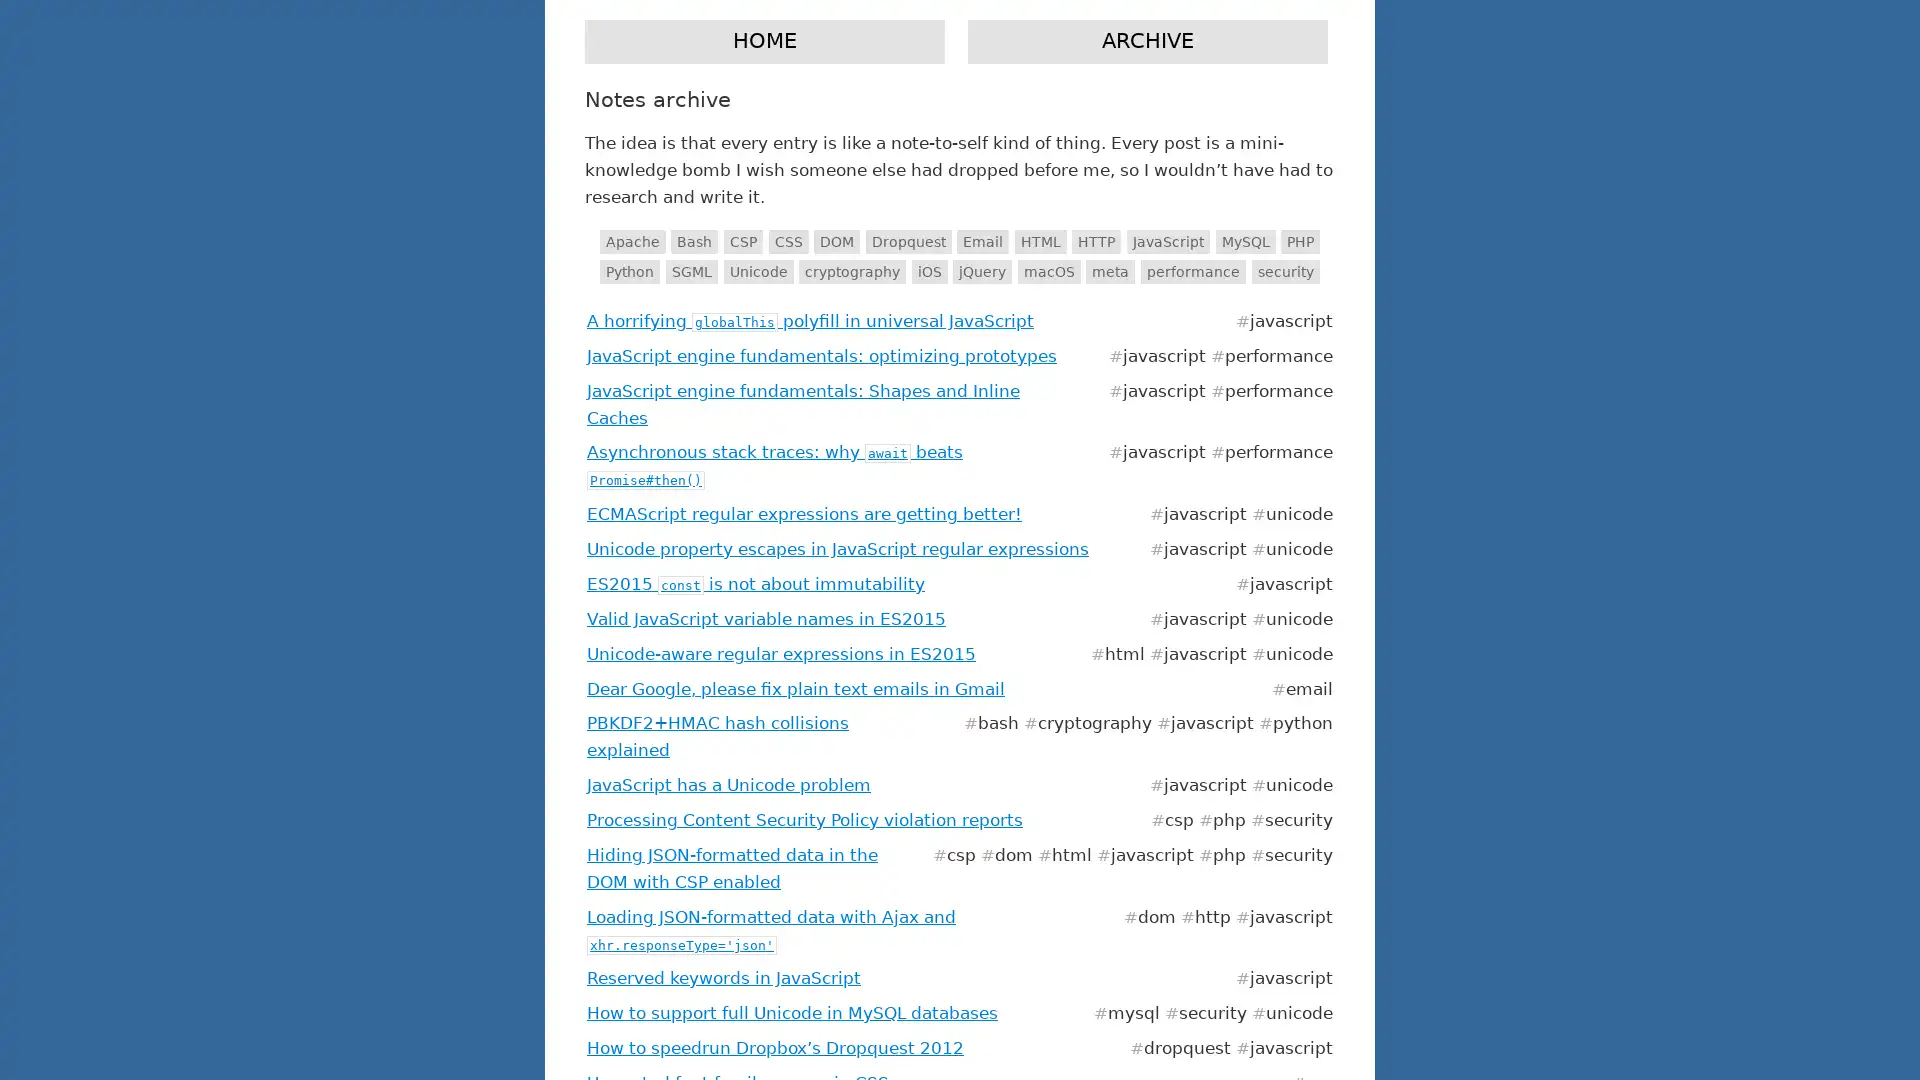 The image size is (1920, 1080). What do you see at coordinates (691, 271) in the screenshot?
I see `SGML` at bounding box center [691, 271].